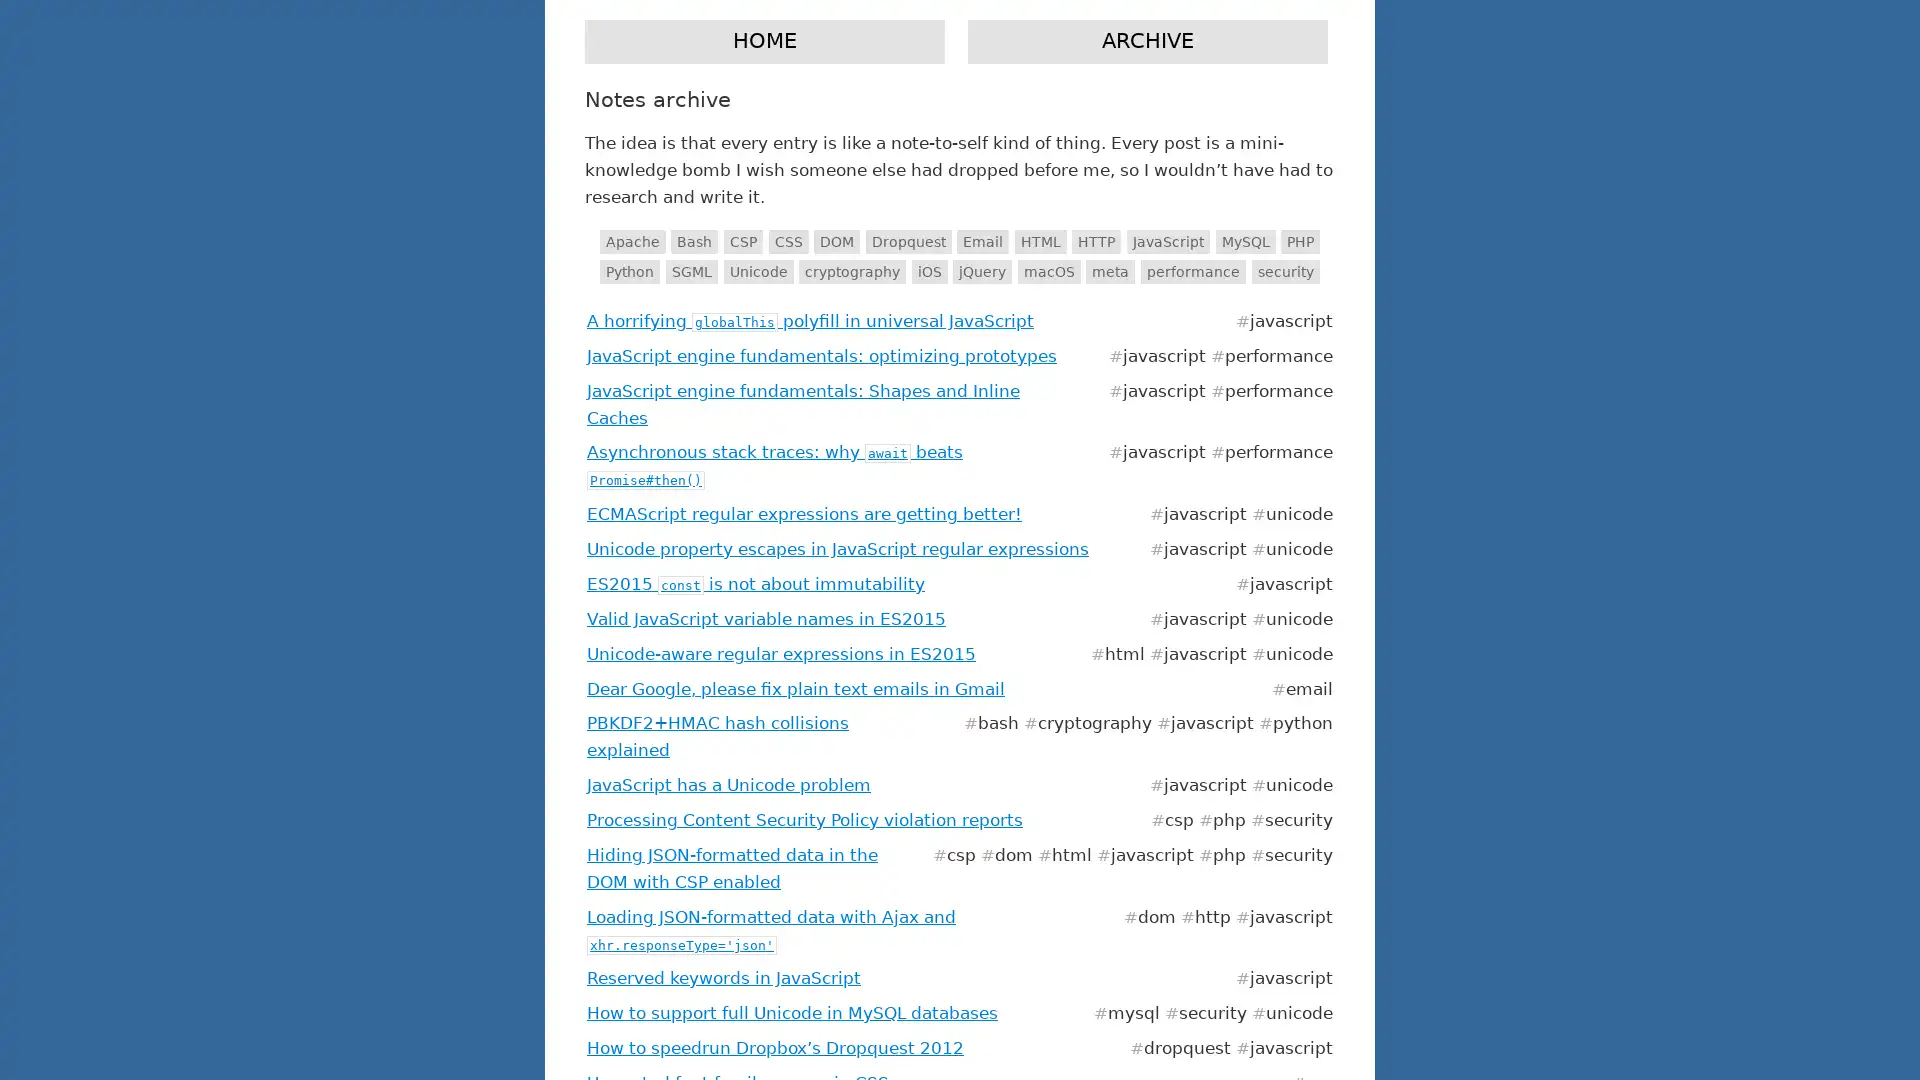 The image size is (1920, 1080). What do you see at coordinates (691, 271) in the screenshot?
I see `SGML` at bounding box center [691, 271].